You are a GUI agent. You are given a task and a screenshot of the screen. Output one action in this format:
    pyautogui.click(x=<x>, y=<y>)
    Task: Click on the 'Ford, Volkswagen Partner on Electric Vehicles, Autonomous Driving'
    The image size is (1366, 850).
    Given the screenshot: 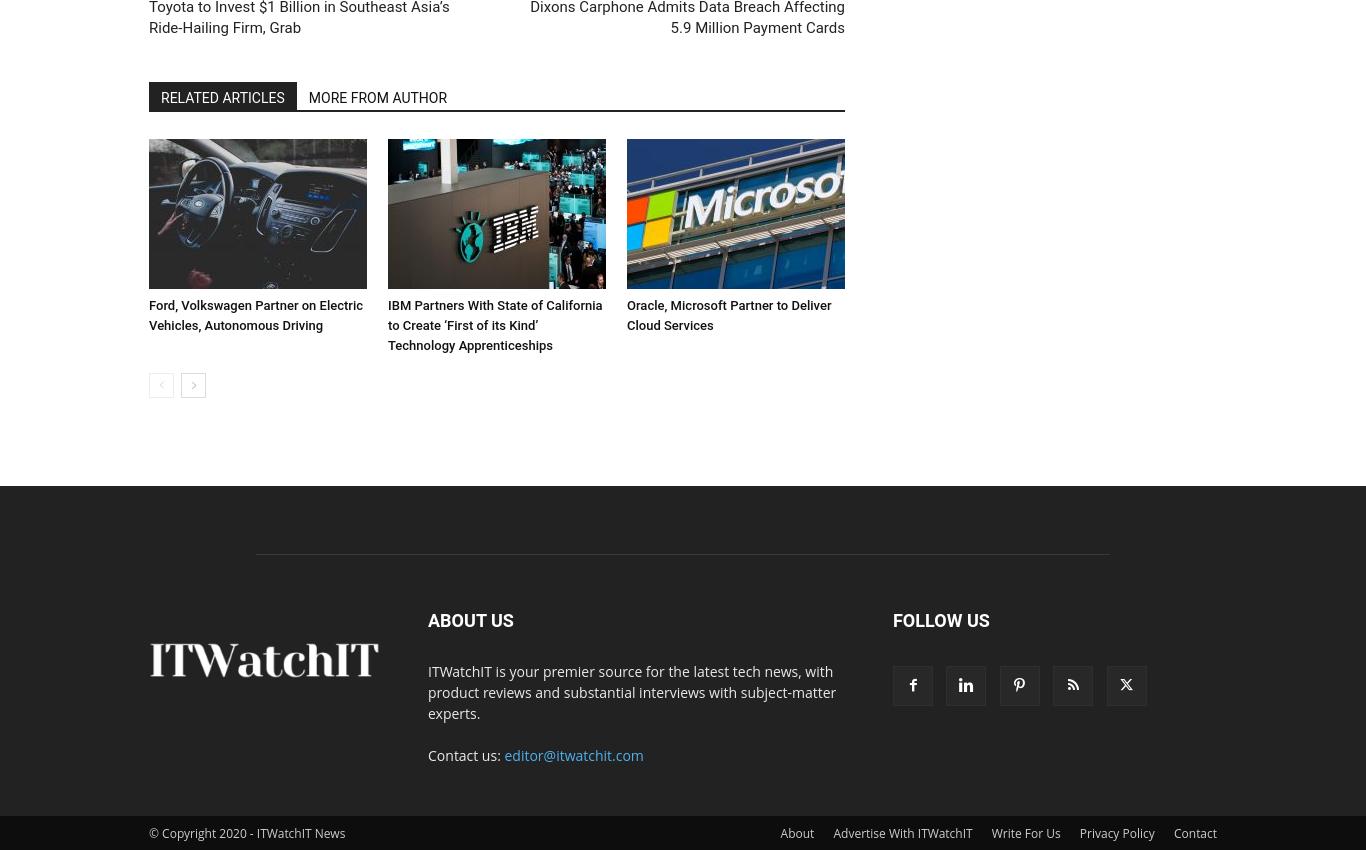 What is the action you would take?
    pyautogui.click(x=148, y=314)
    